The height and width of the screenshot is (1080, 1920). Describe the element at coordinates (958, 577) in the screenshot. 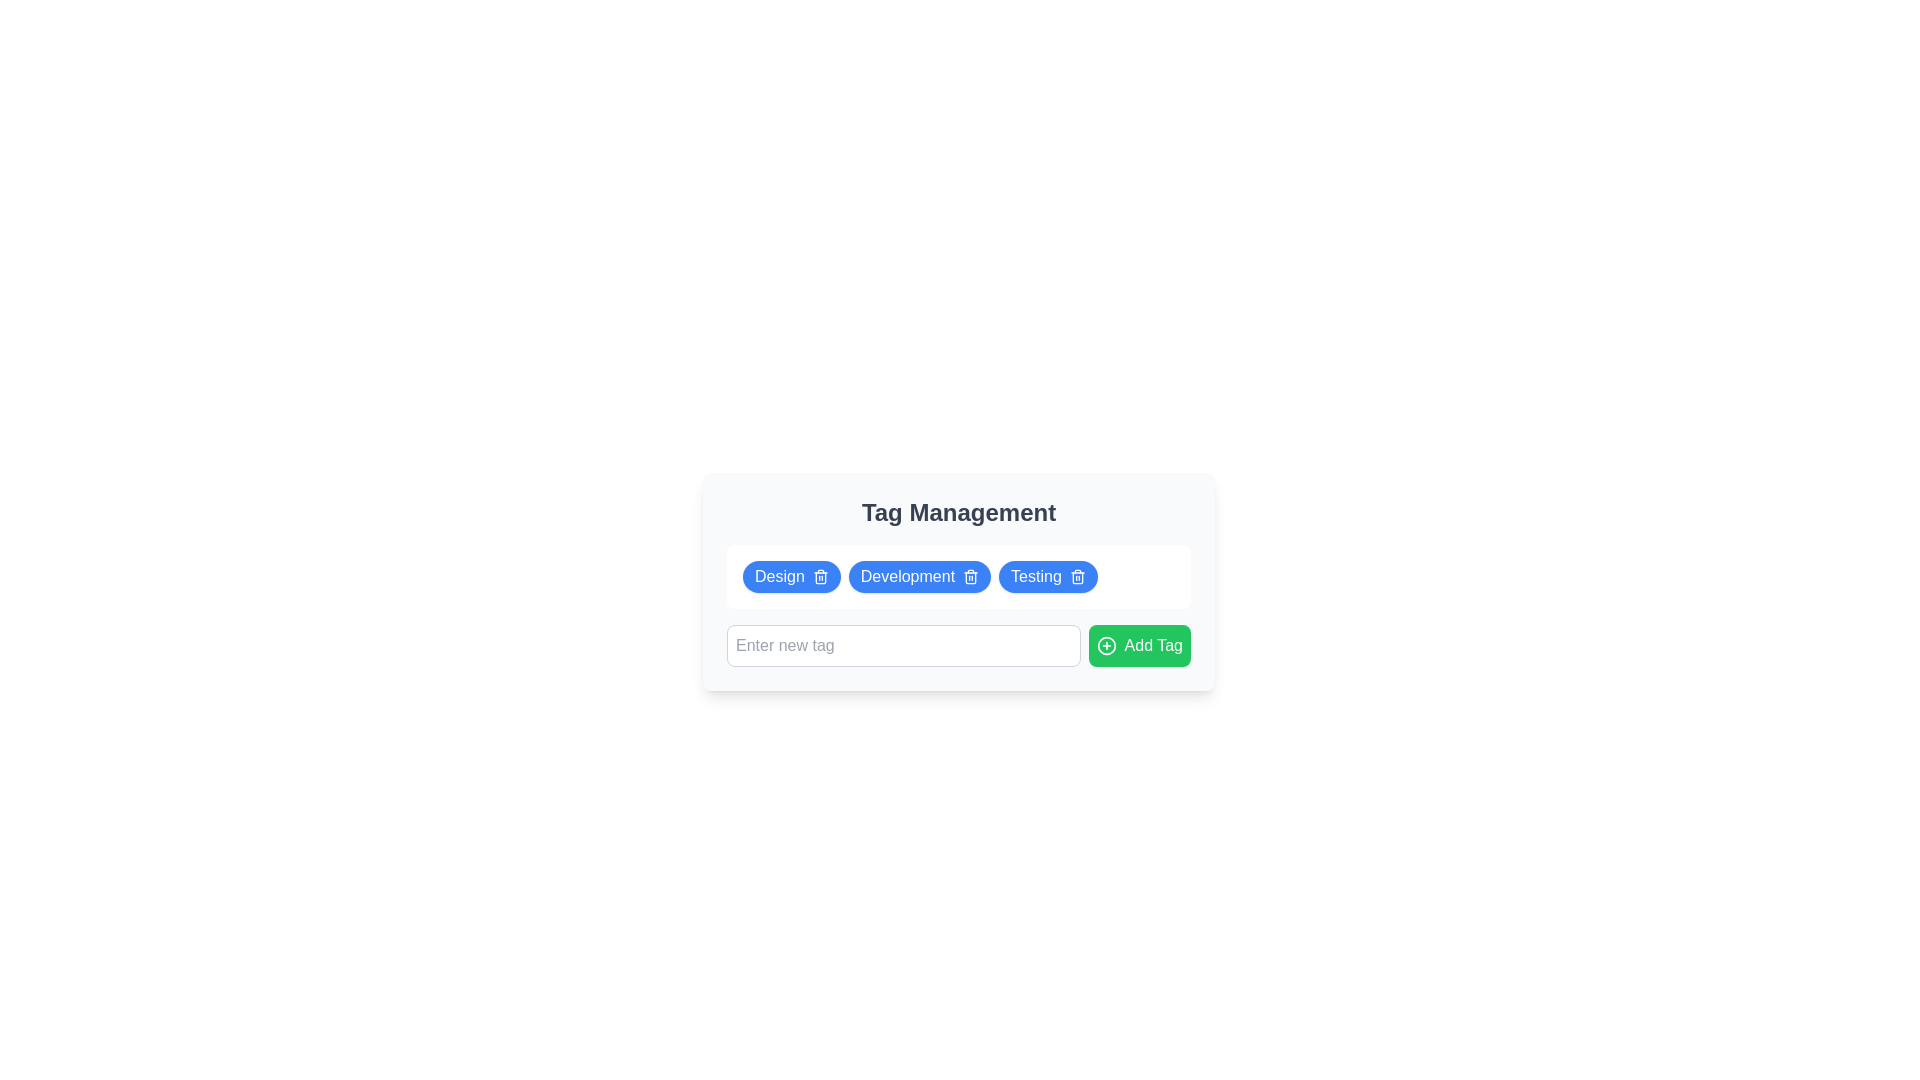

I see `the tag group containing the tags 'Design', 'Development', and 'Testing' within the 'Tag Management' card for interaction` at that location.